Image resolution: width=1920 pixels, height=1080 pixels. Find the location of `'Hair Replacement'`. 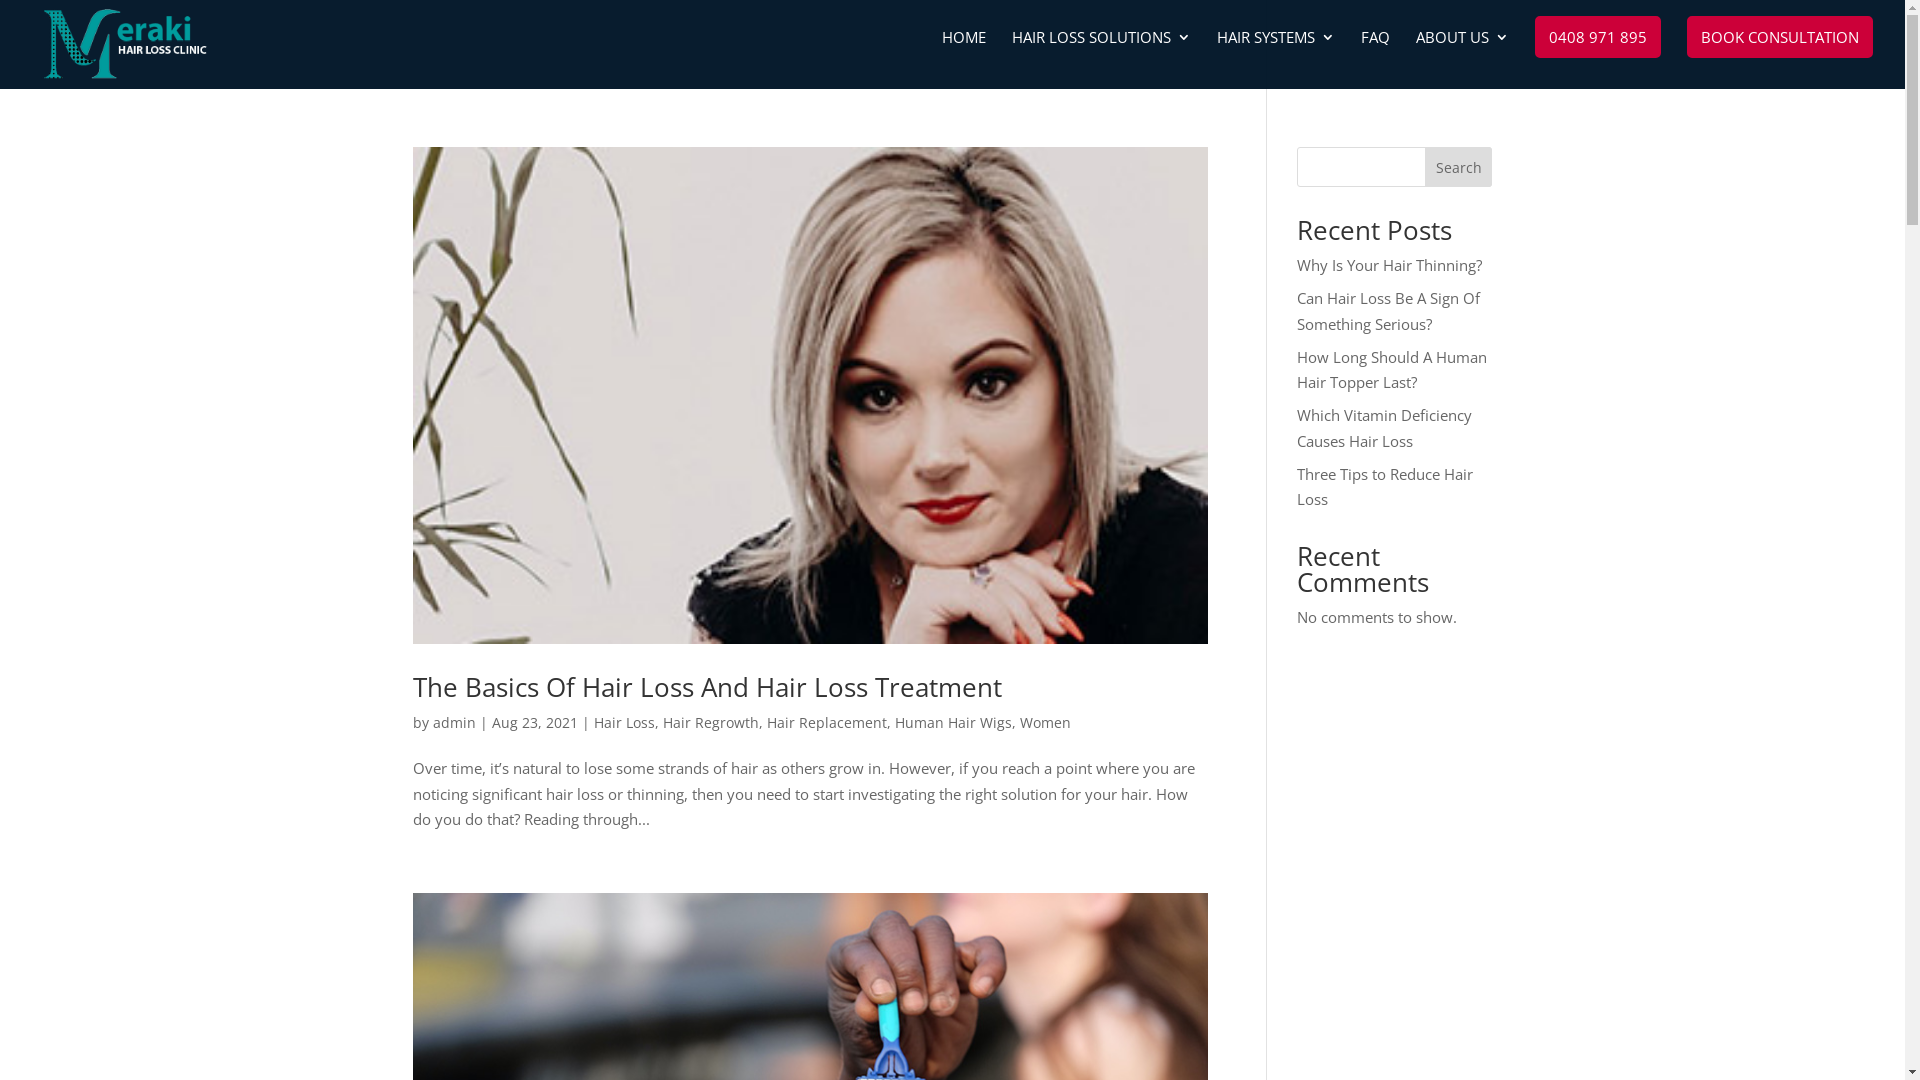

'Hair Replacement' is located at coordinates (825, 722).